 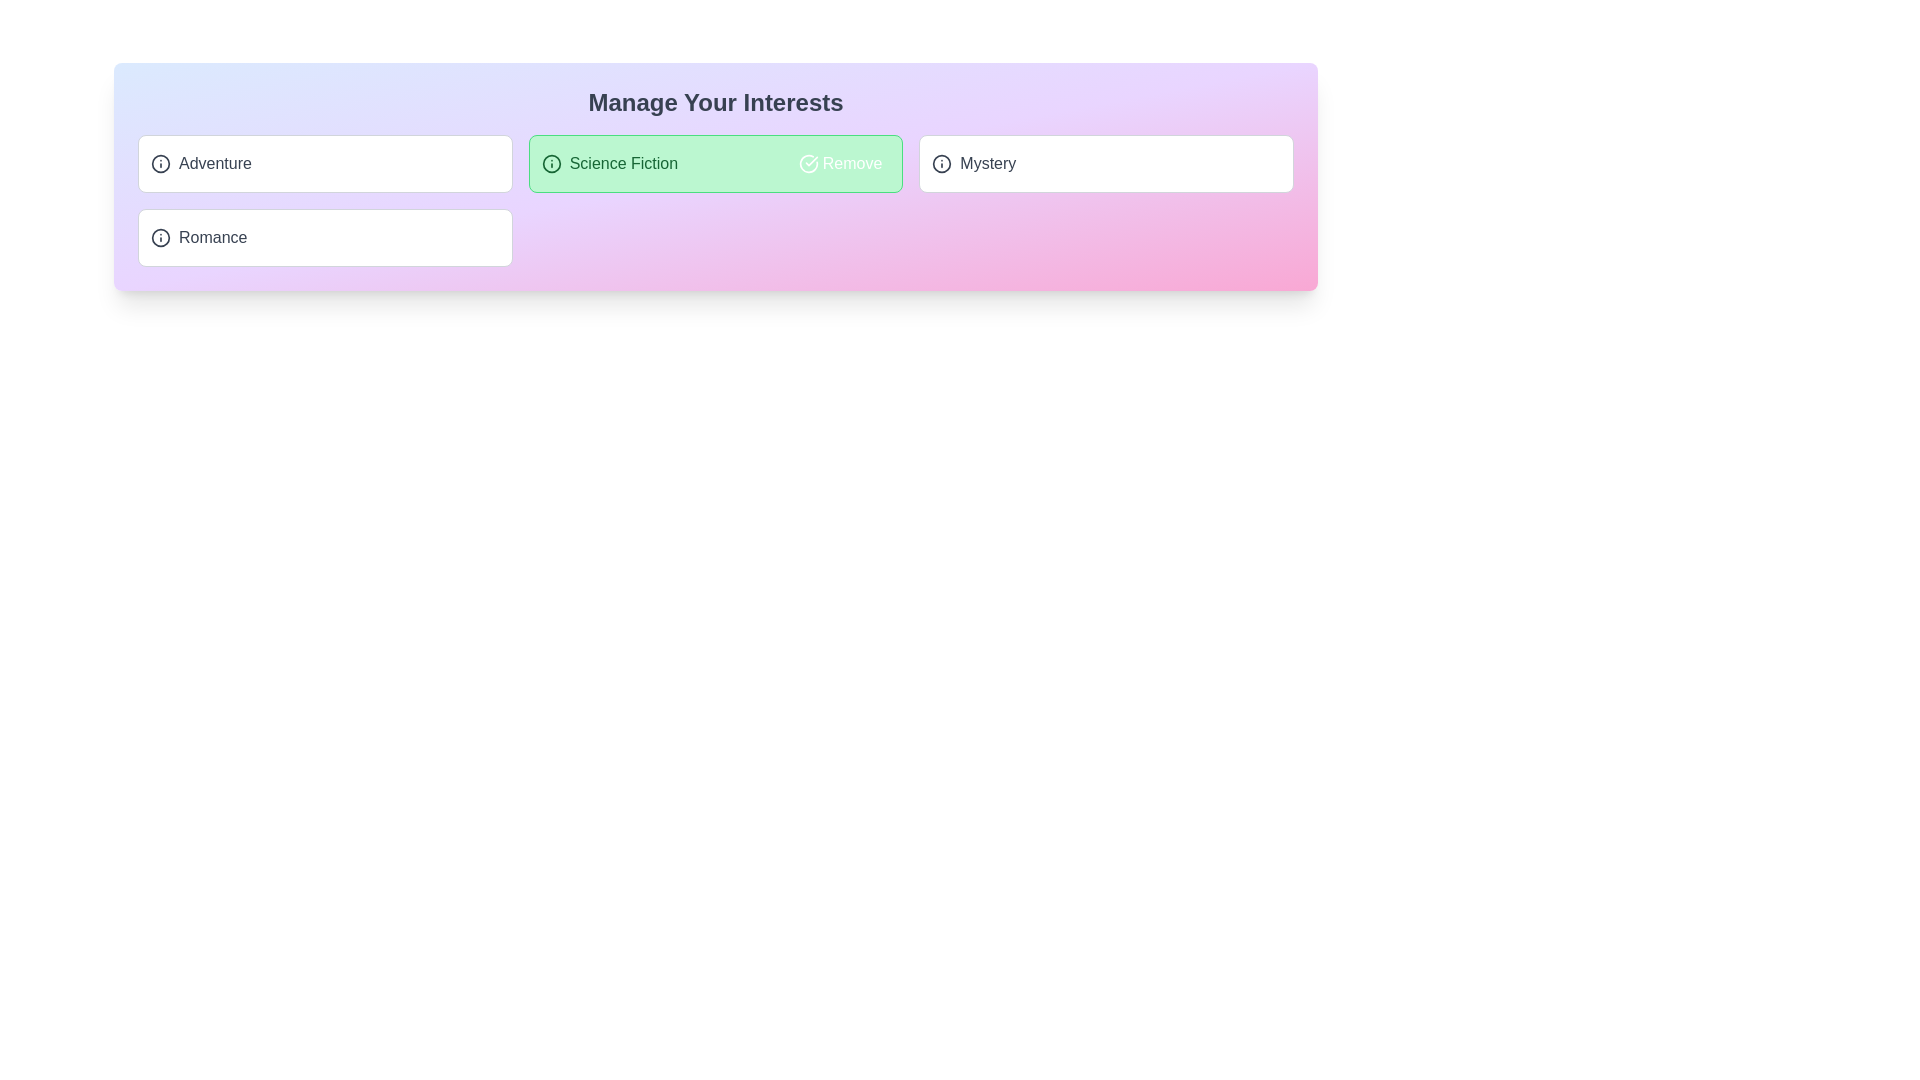 What do you see at coordinates (1245, 163) in the screenshot?
I see `the action button next to the tag labeled 'Mystery' to toggle its 'added' status` at bounding box center [1245, 163].